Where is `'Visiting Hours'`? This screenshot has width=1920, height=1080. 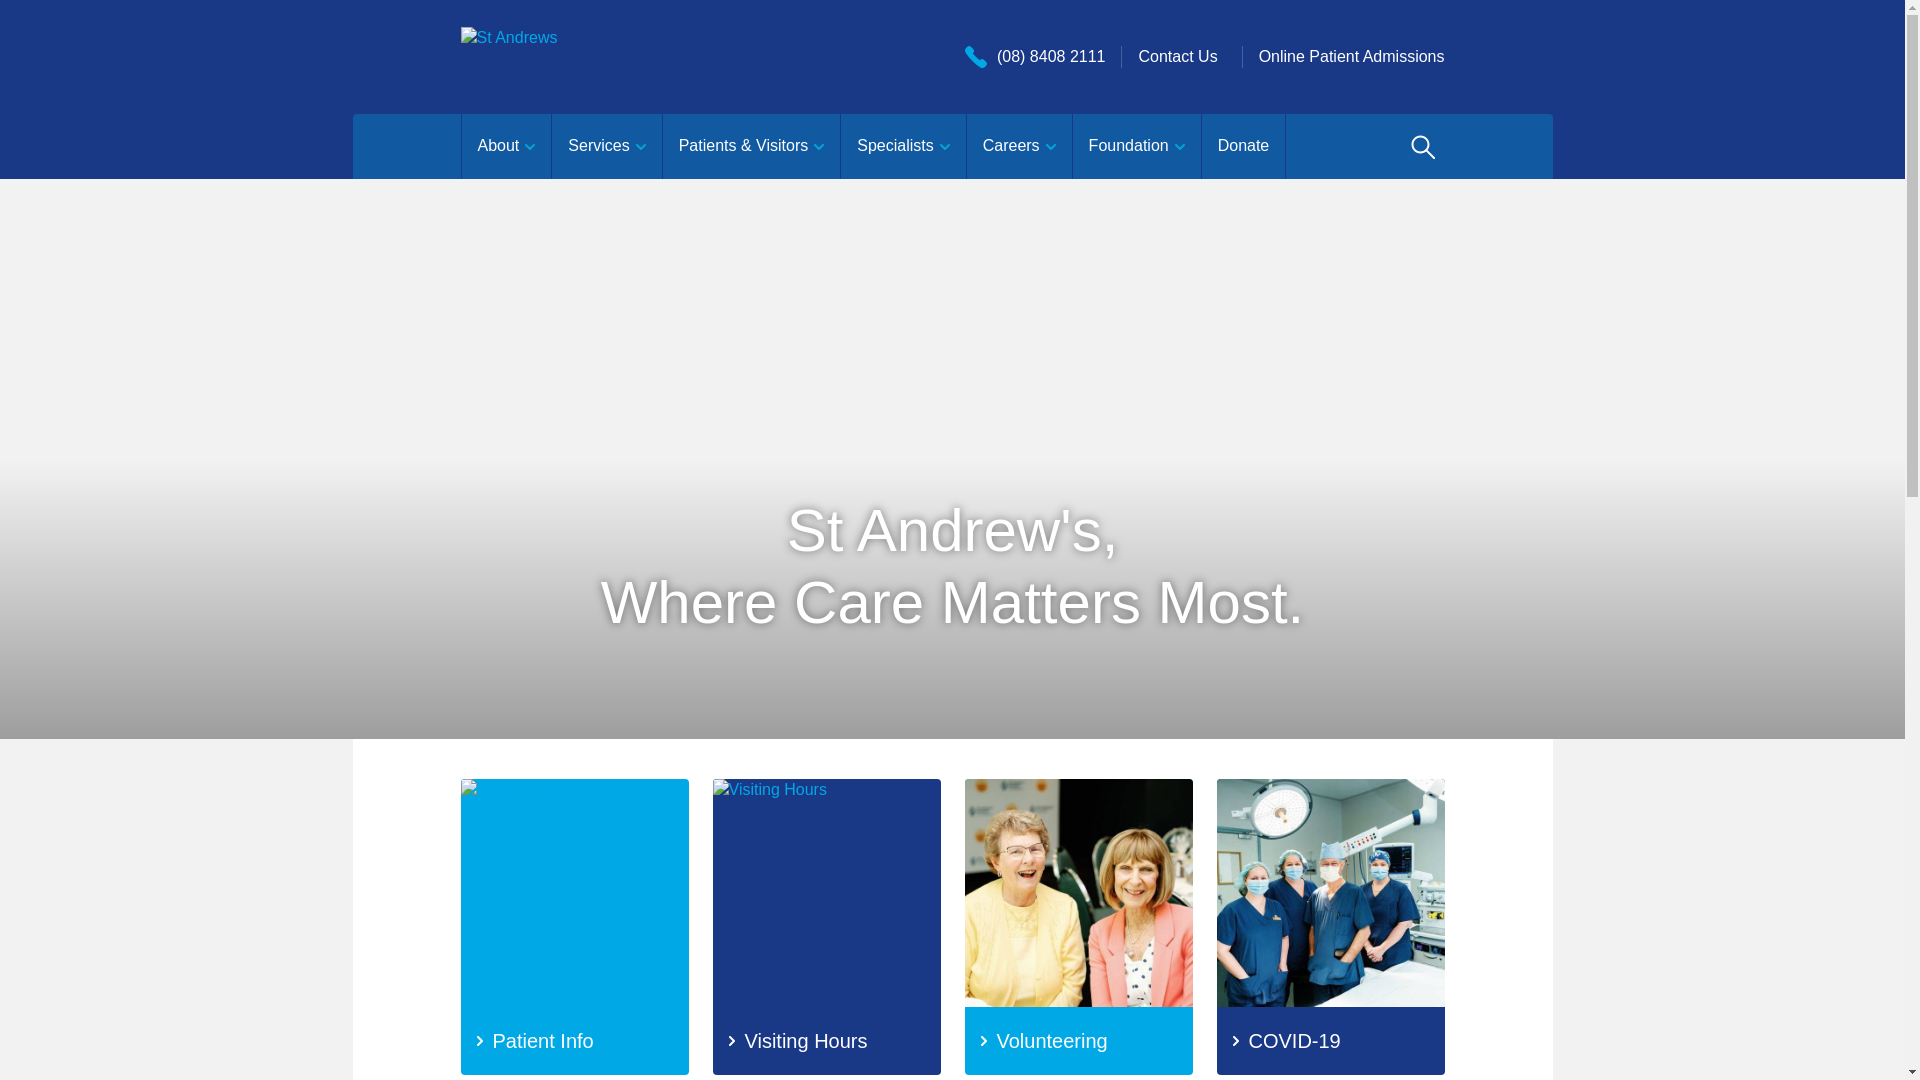 'Visiting Hours' is located at coordinates (825, 926).